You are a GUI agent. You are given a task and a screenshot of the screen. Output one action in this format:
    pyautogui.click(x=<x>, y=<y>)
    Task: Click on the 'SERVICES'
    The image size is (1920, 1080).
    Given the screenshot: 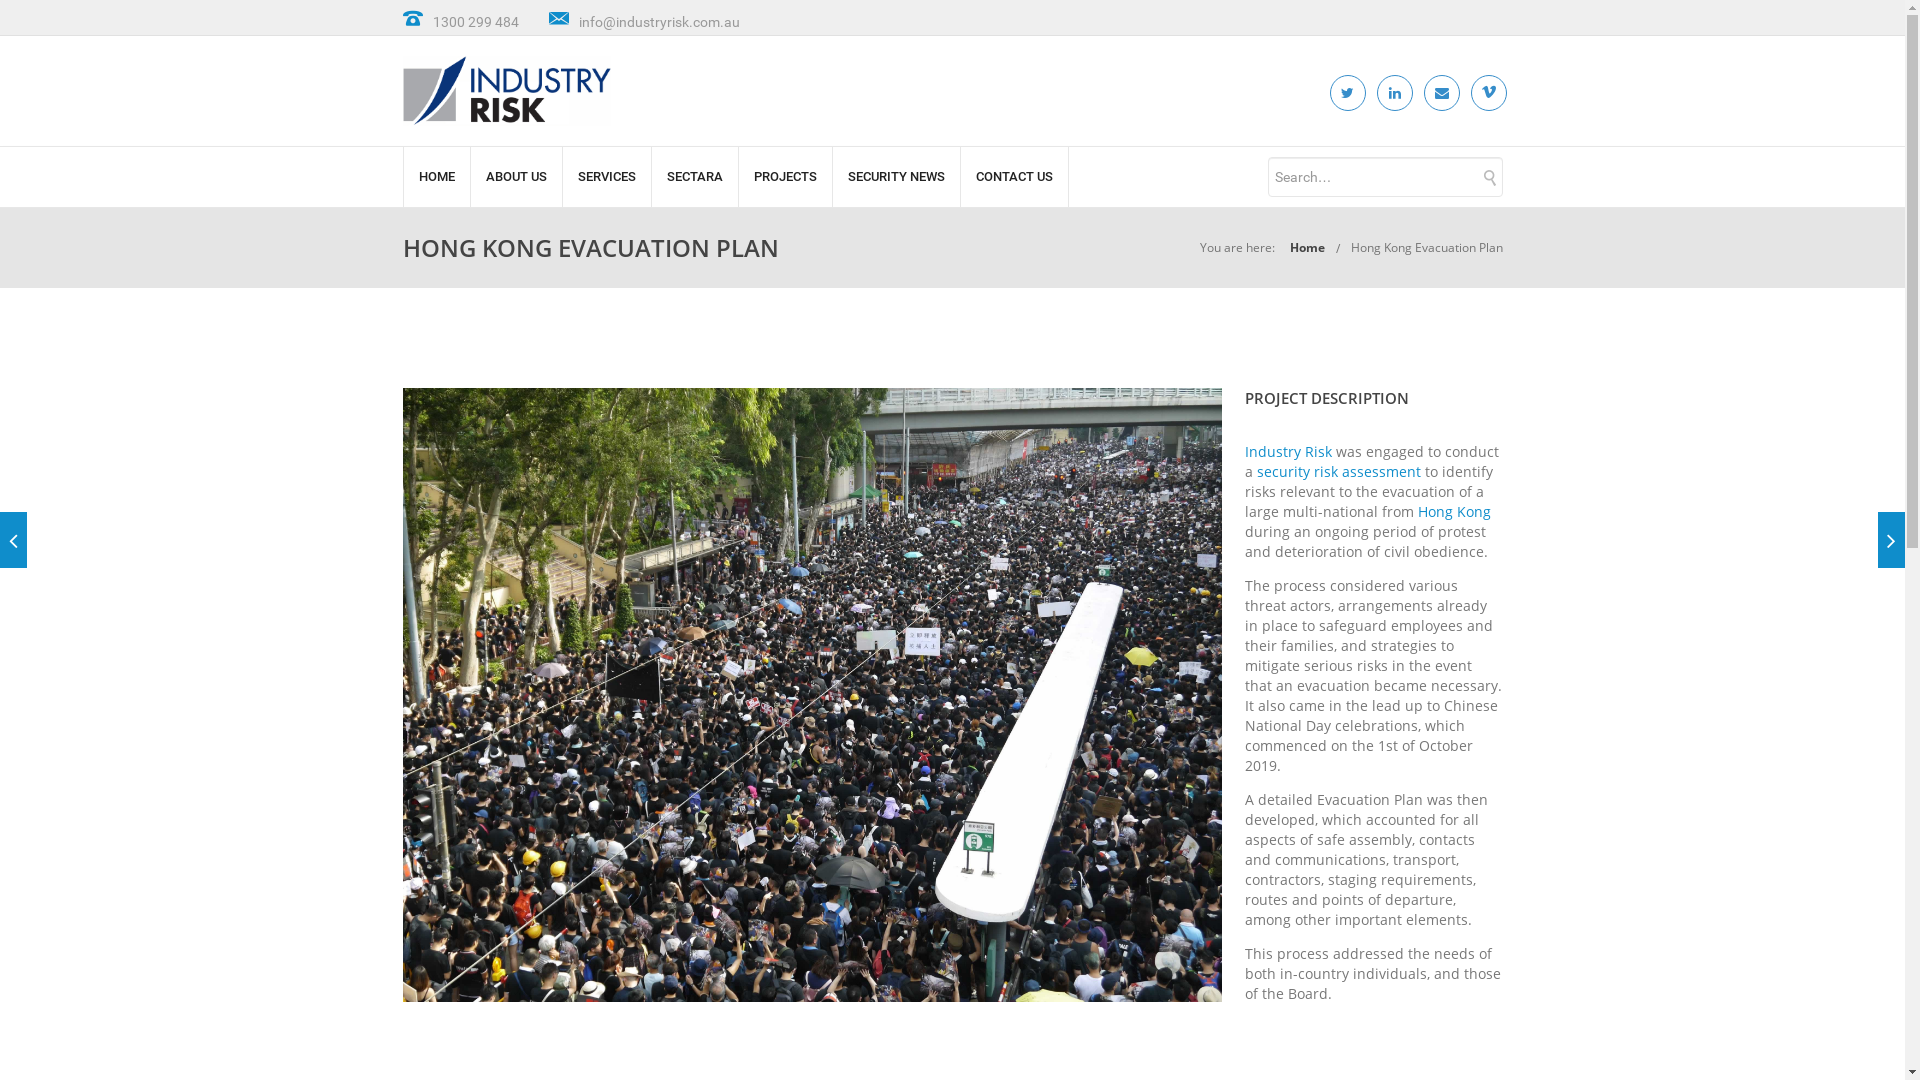 What is the action you would take?
    pyautogui.click(x=576, y=176)
    